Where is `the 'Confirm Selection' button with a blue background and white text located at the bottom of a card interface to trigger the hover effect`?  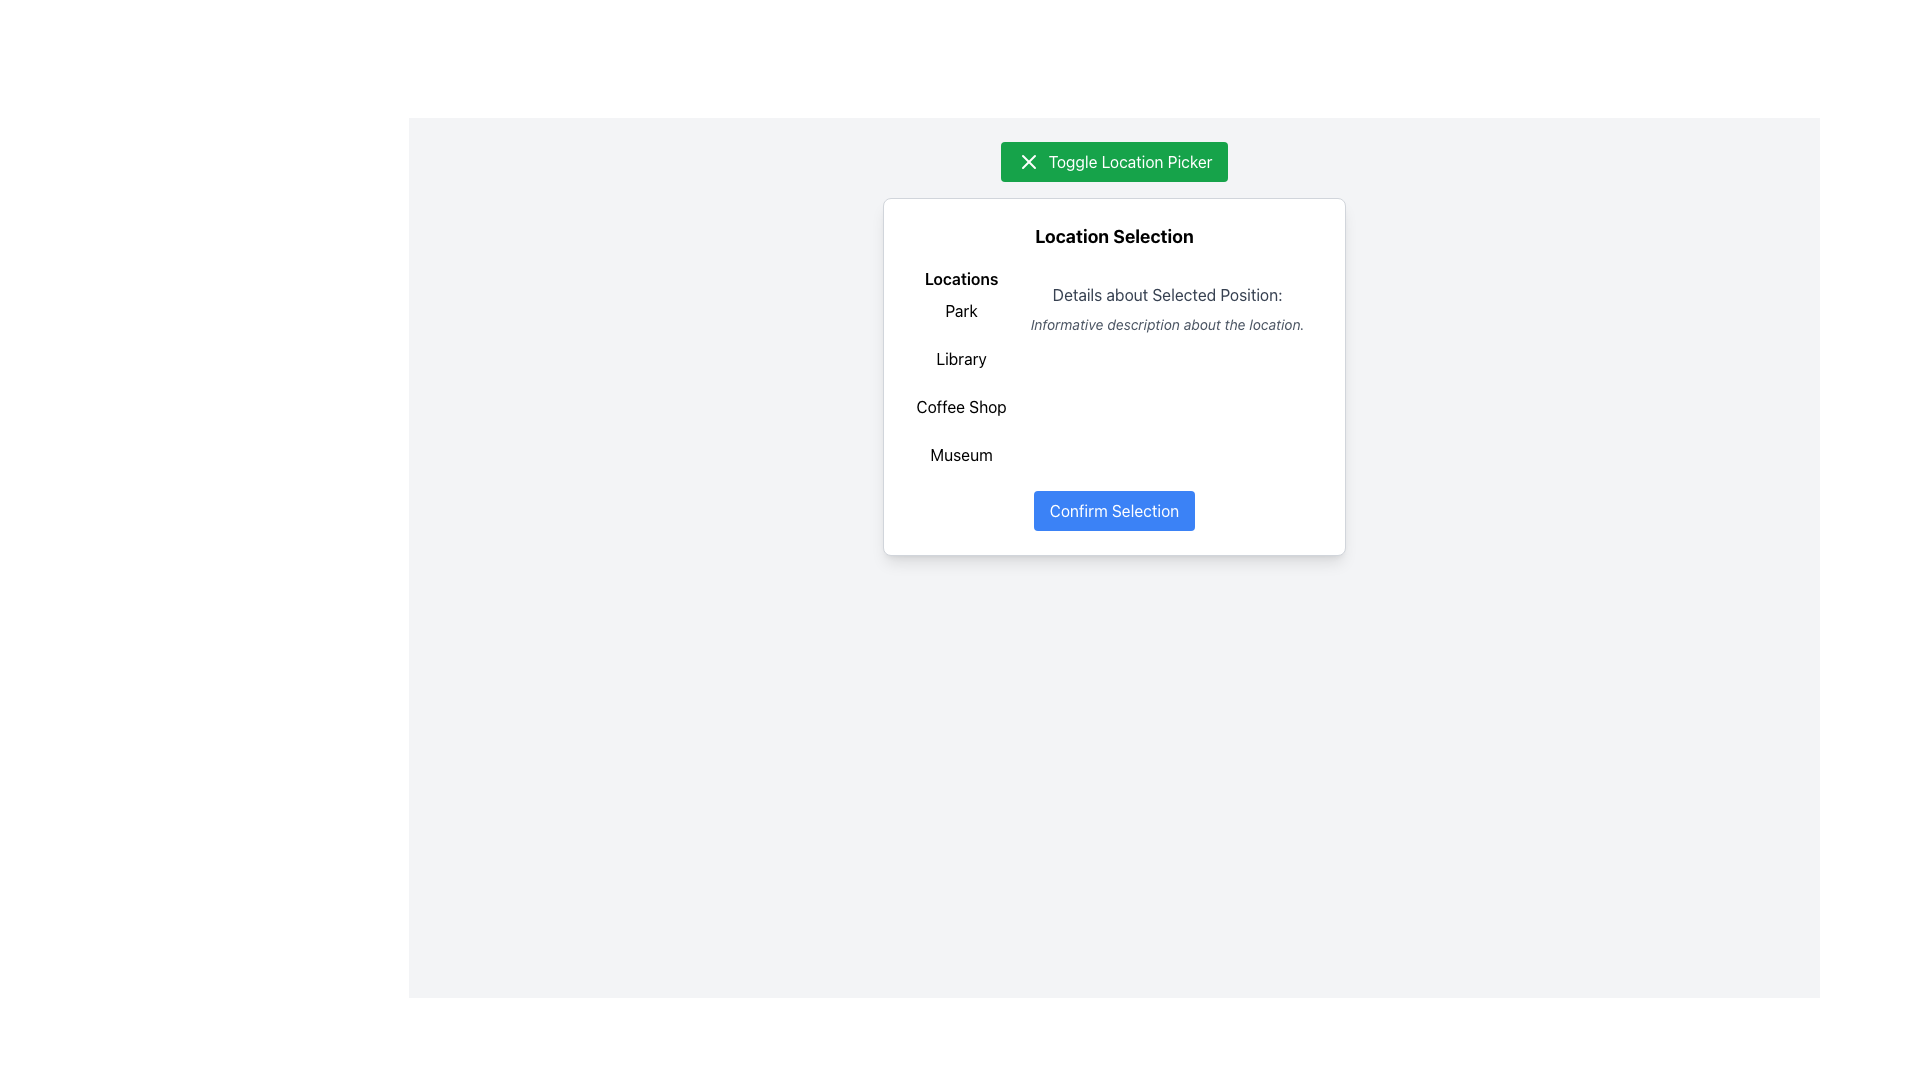 the 'Confirm Selection' button with a blue background and white text located at the bottom of a card interface to trigger the hover effect is located at coordinates (1113, 509).